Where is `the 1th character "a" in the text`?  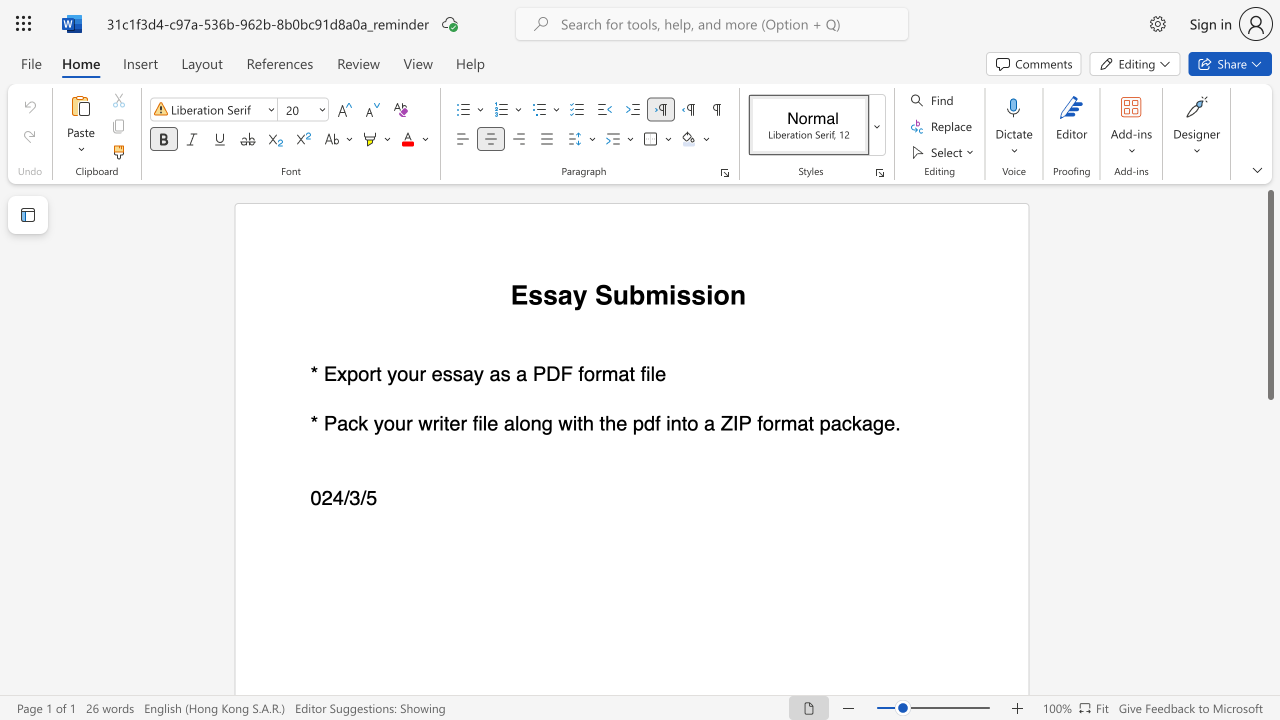 the 1th character "a" in the text is located at coordinates (467, 374).